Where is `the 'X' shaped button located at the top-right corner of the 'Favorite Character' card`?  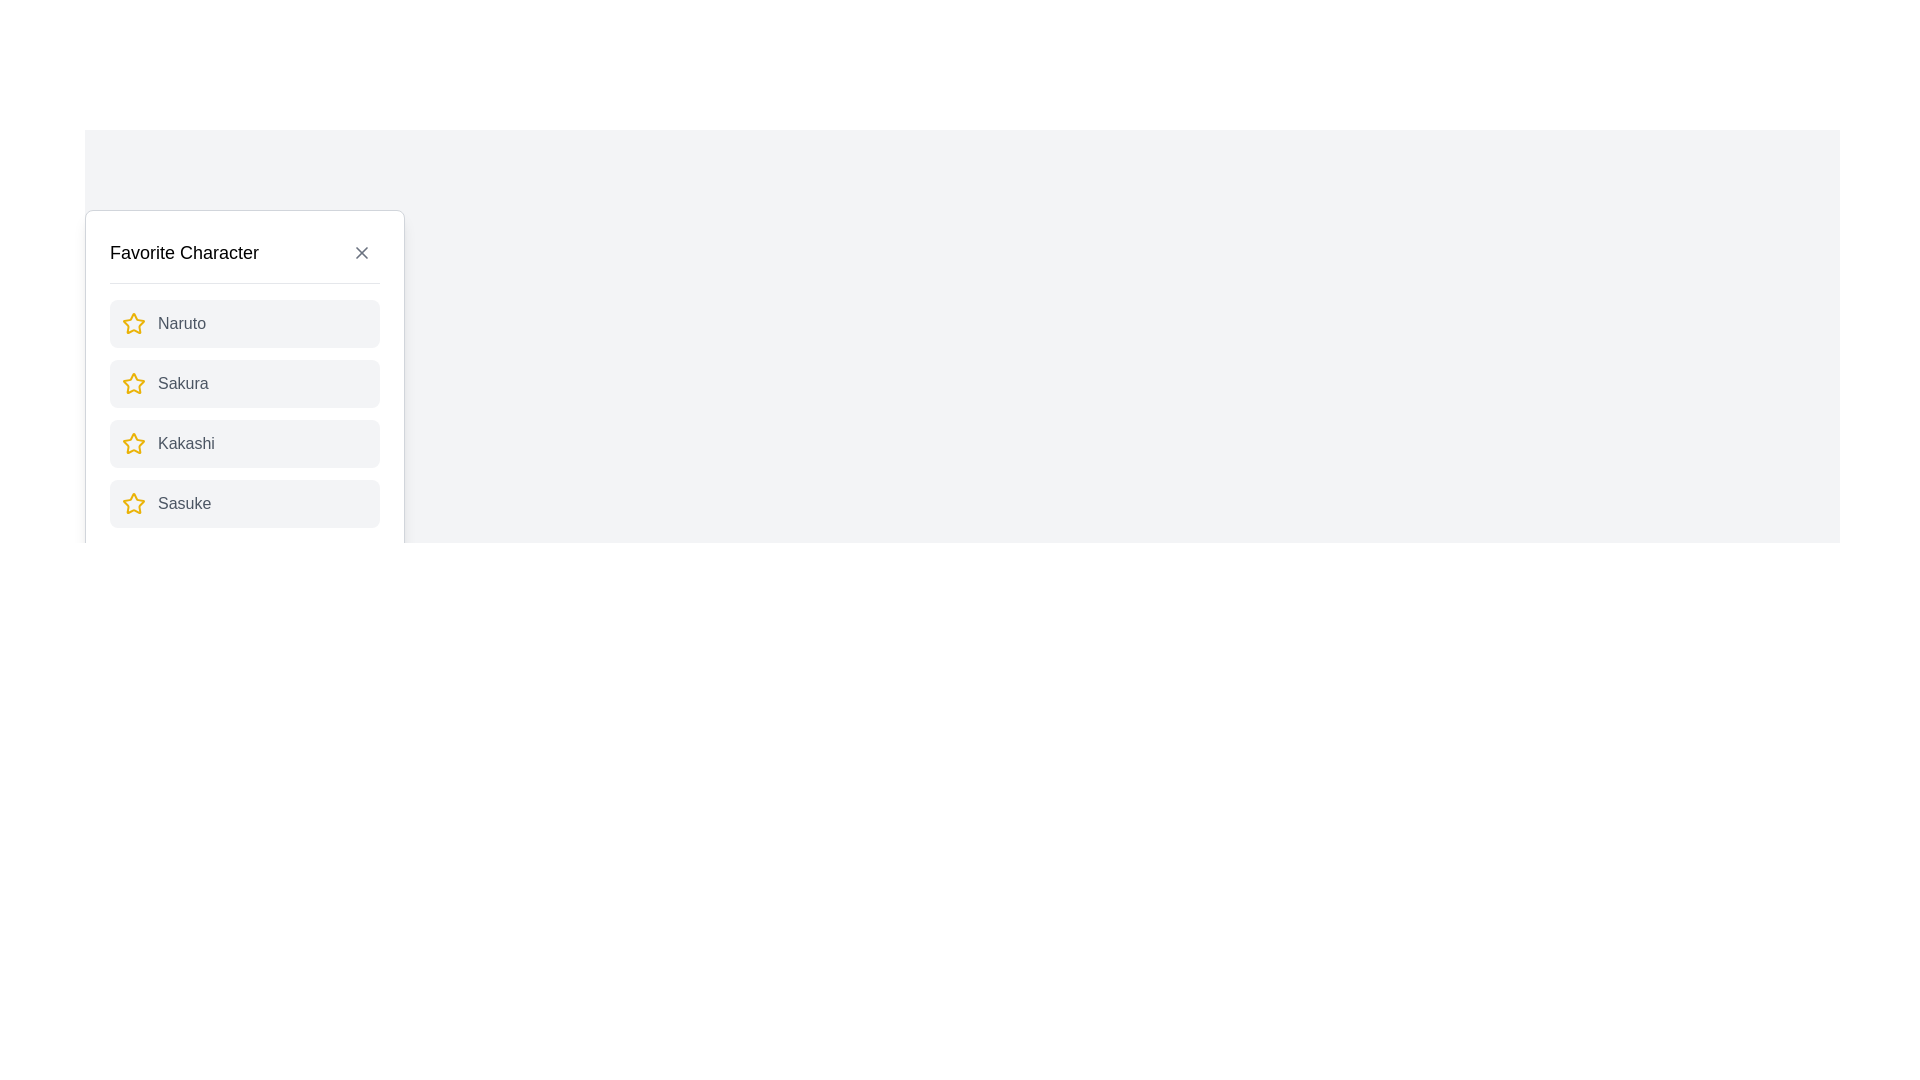
the 'X' shaped button located at the top-right corner of the 'Favorite Character' card is located at coordinates (361, 252).